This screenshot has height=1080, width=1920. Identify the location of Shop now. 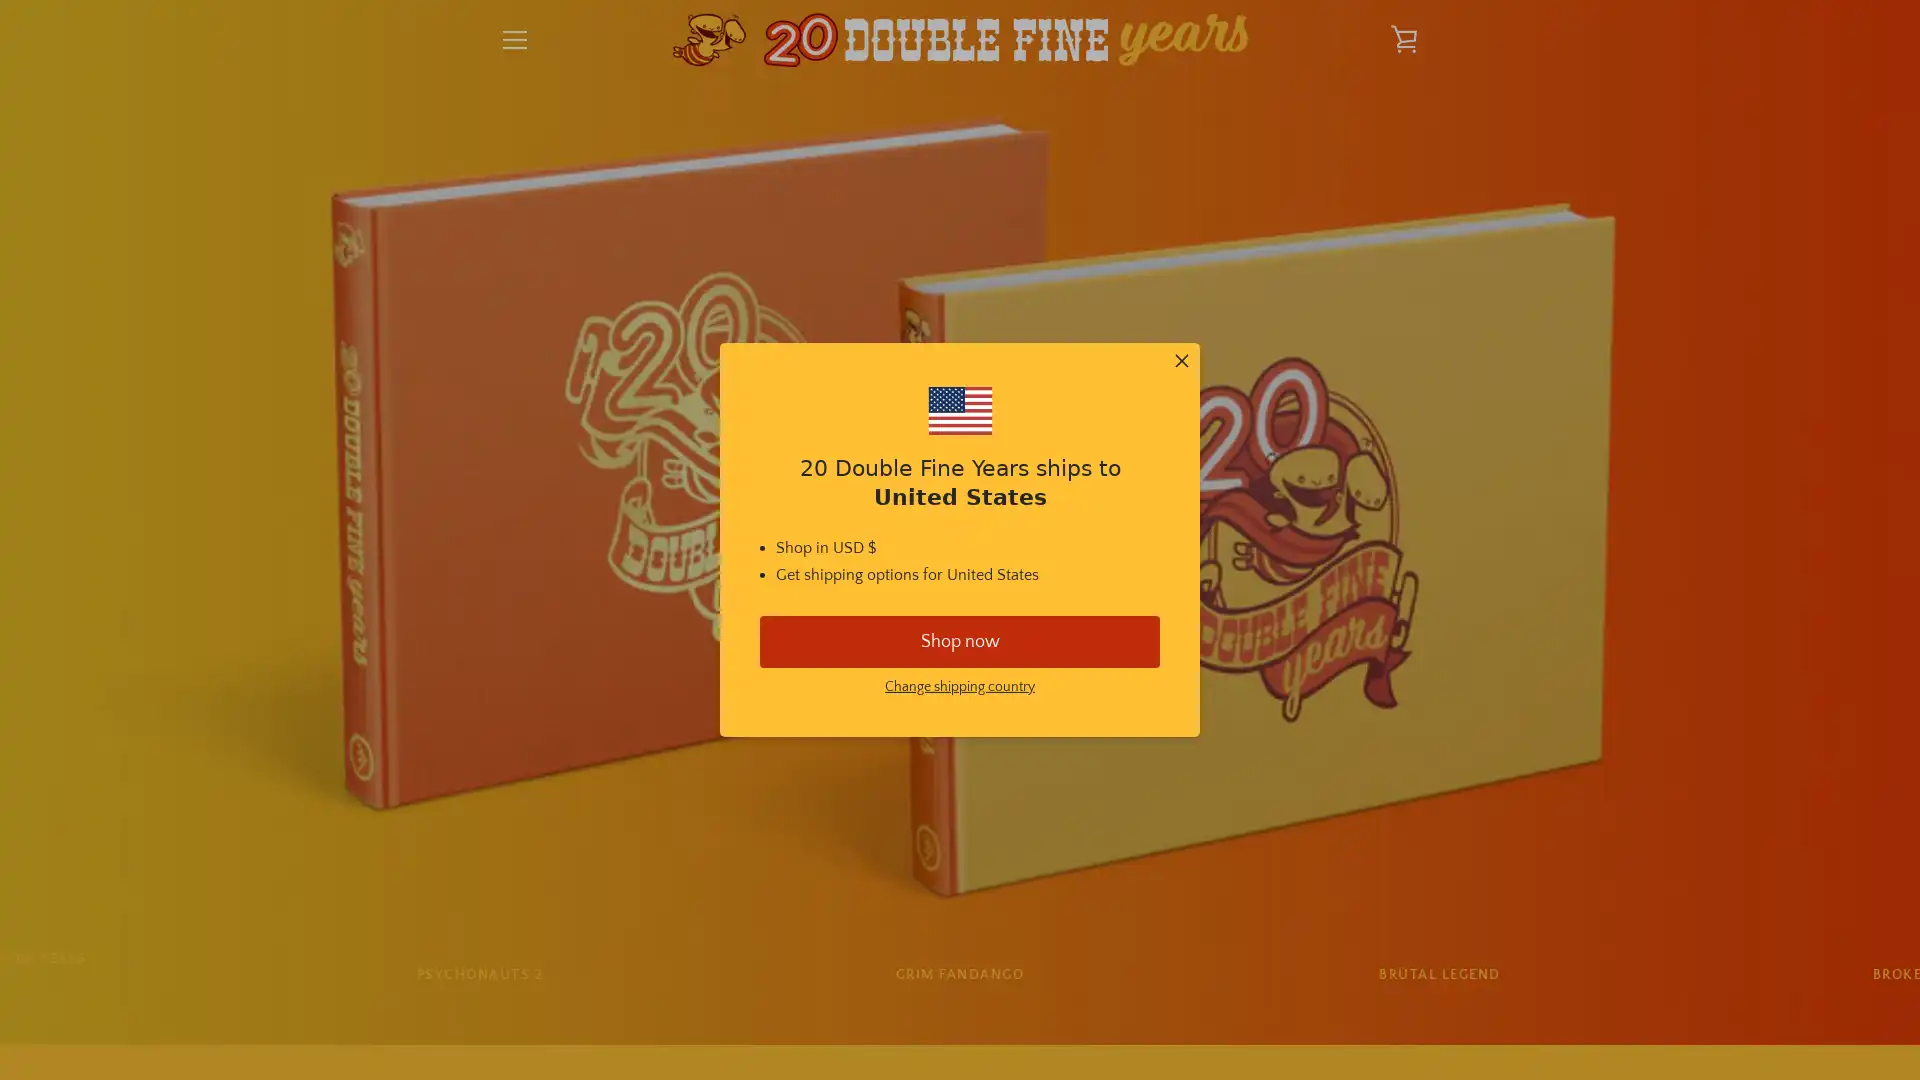
(960, 640).